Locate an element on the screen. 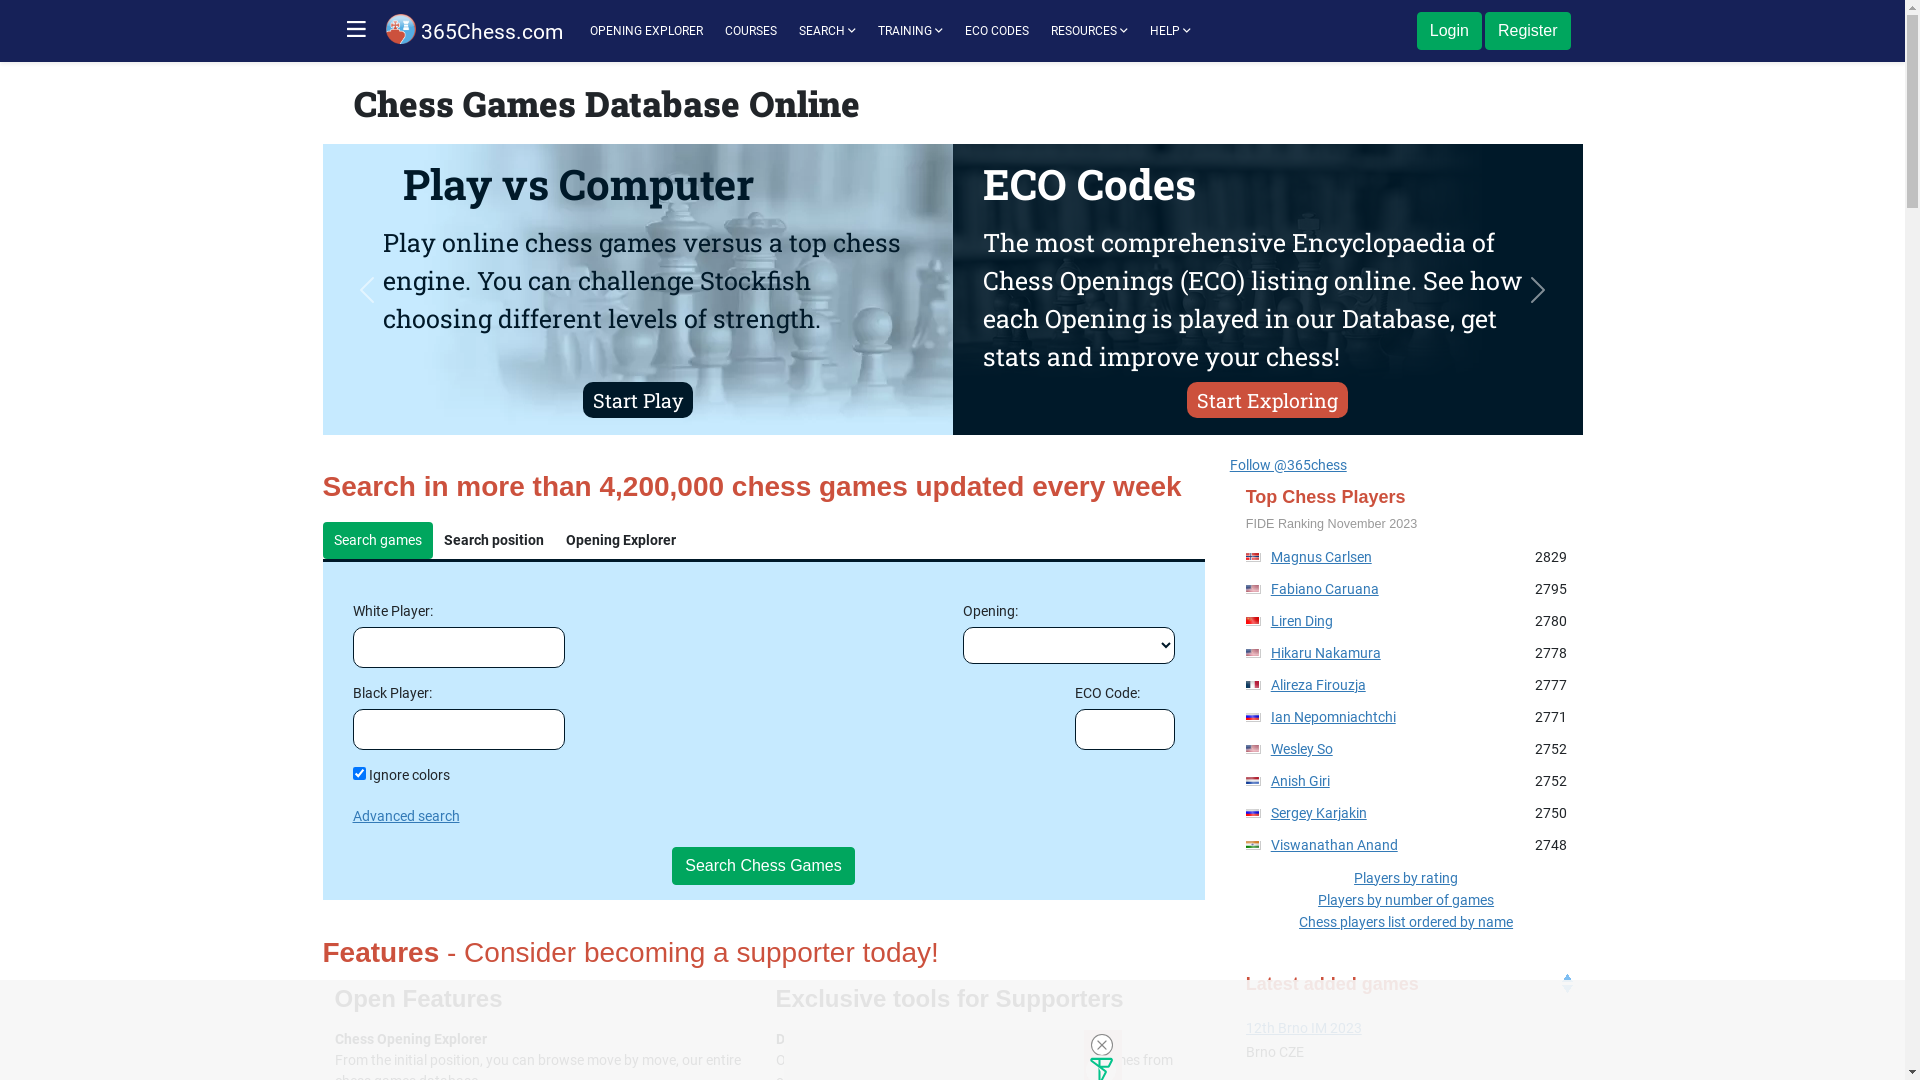  'Follow @365chess' is located at coordinates (1288, 465).